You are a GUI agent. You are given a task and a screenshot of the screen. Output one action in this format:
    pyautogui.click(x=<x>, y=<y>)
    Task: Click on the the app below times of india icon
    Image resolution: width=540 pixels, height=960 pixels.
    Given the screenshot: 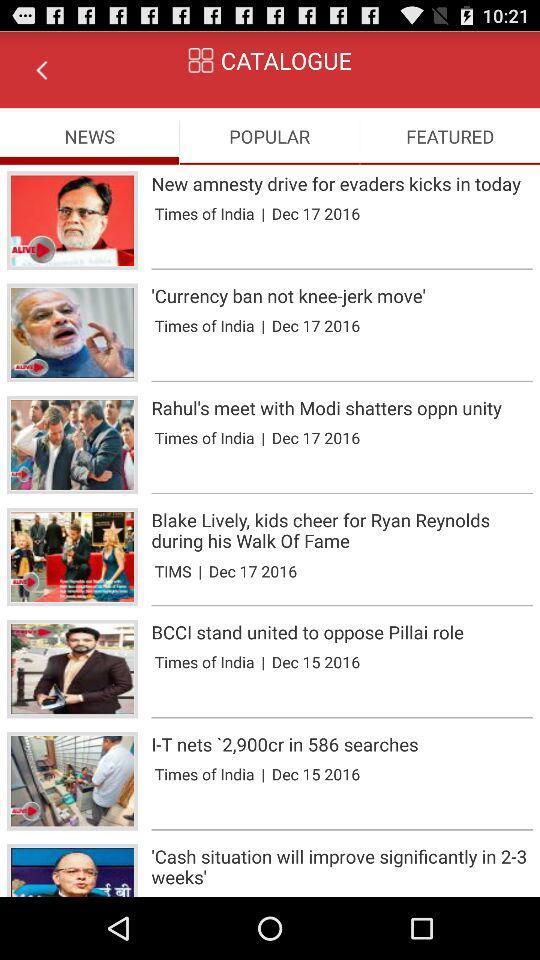 What is the action you would take?
    pyautogui.click(x=341, y=717)
    